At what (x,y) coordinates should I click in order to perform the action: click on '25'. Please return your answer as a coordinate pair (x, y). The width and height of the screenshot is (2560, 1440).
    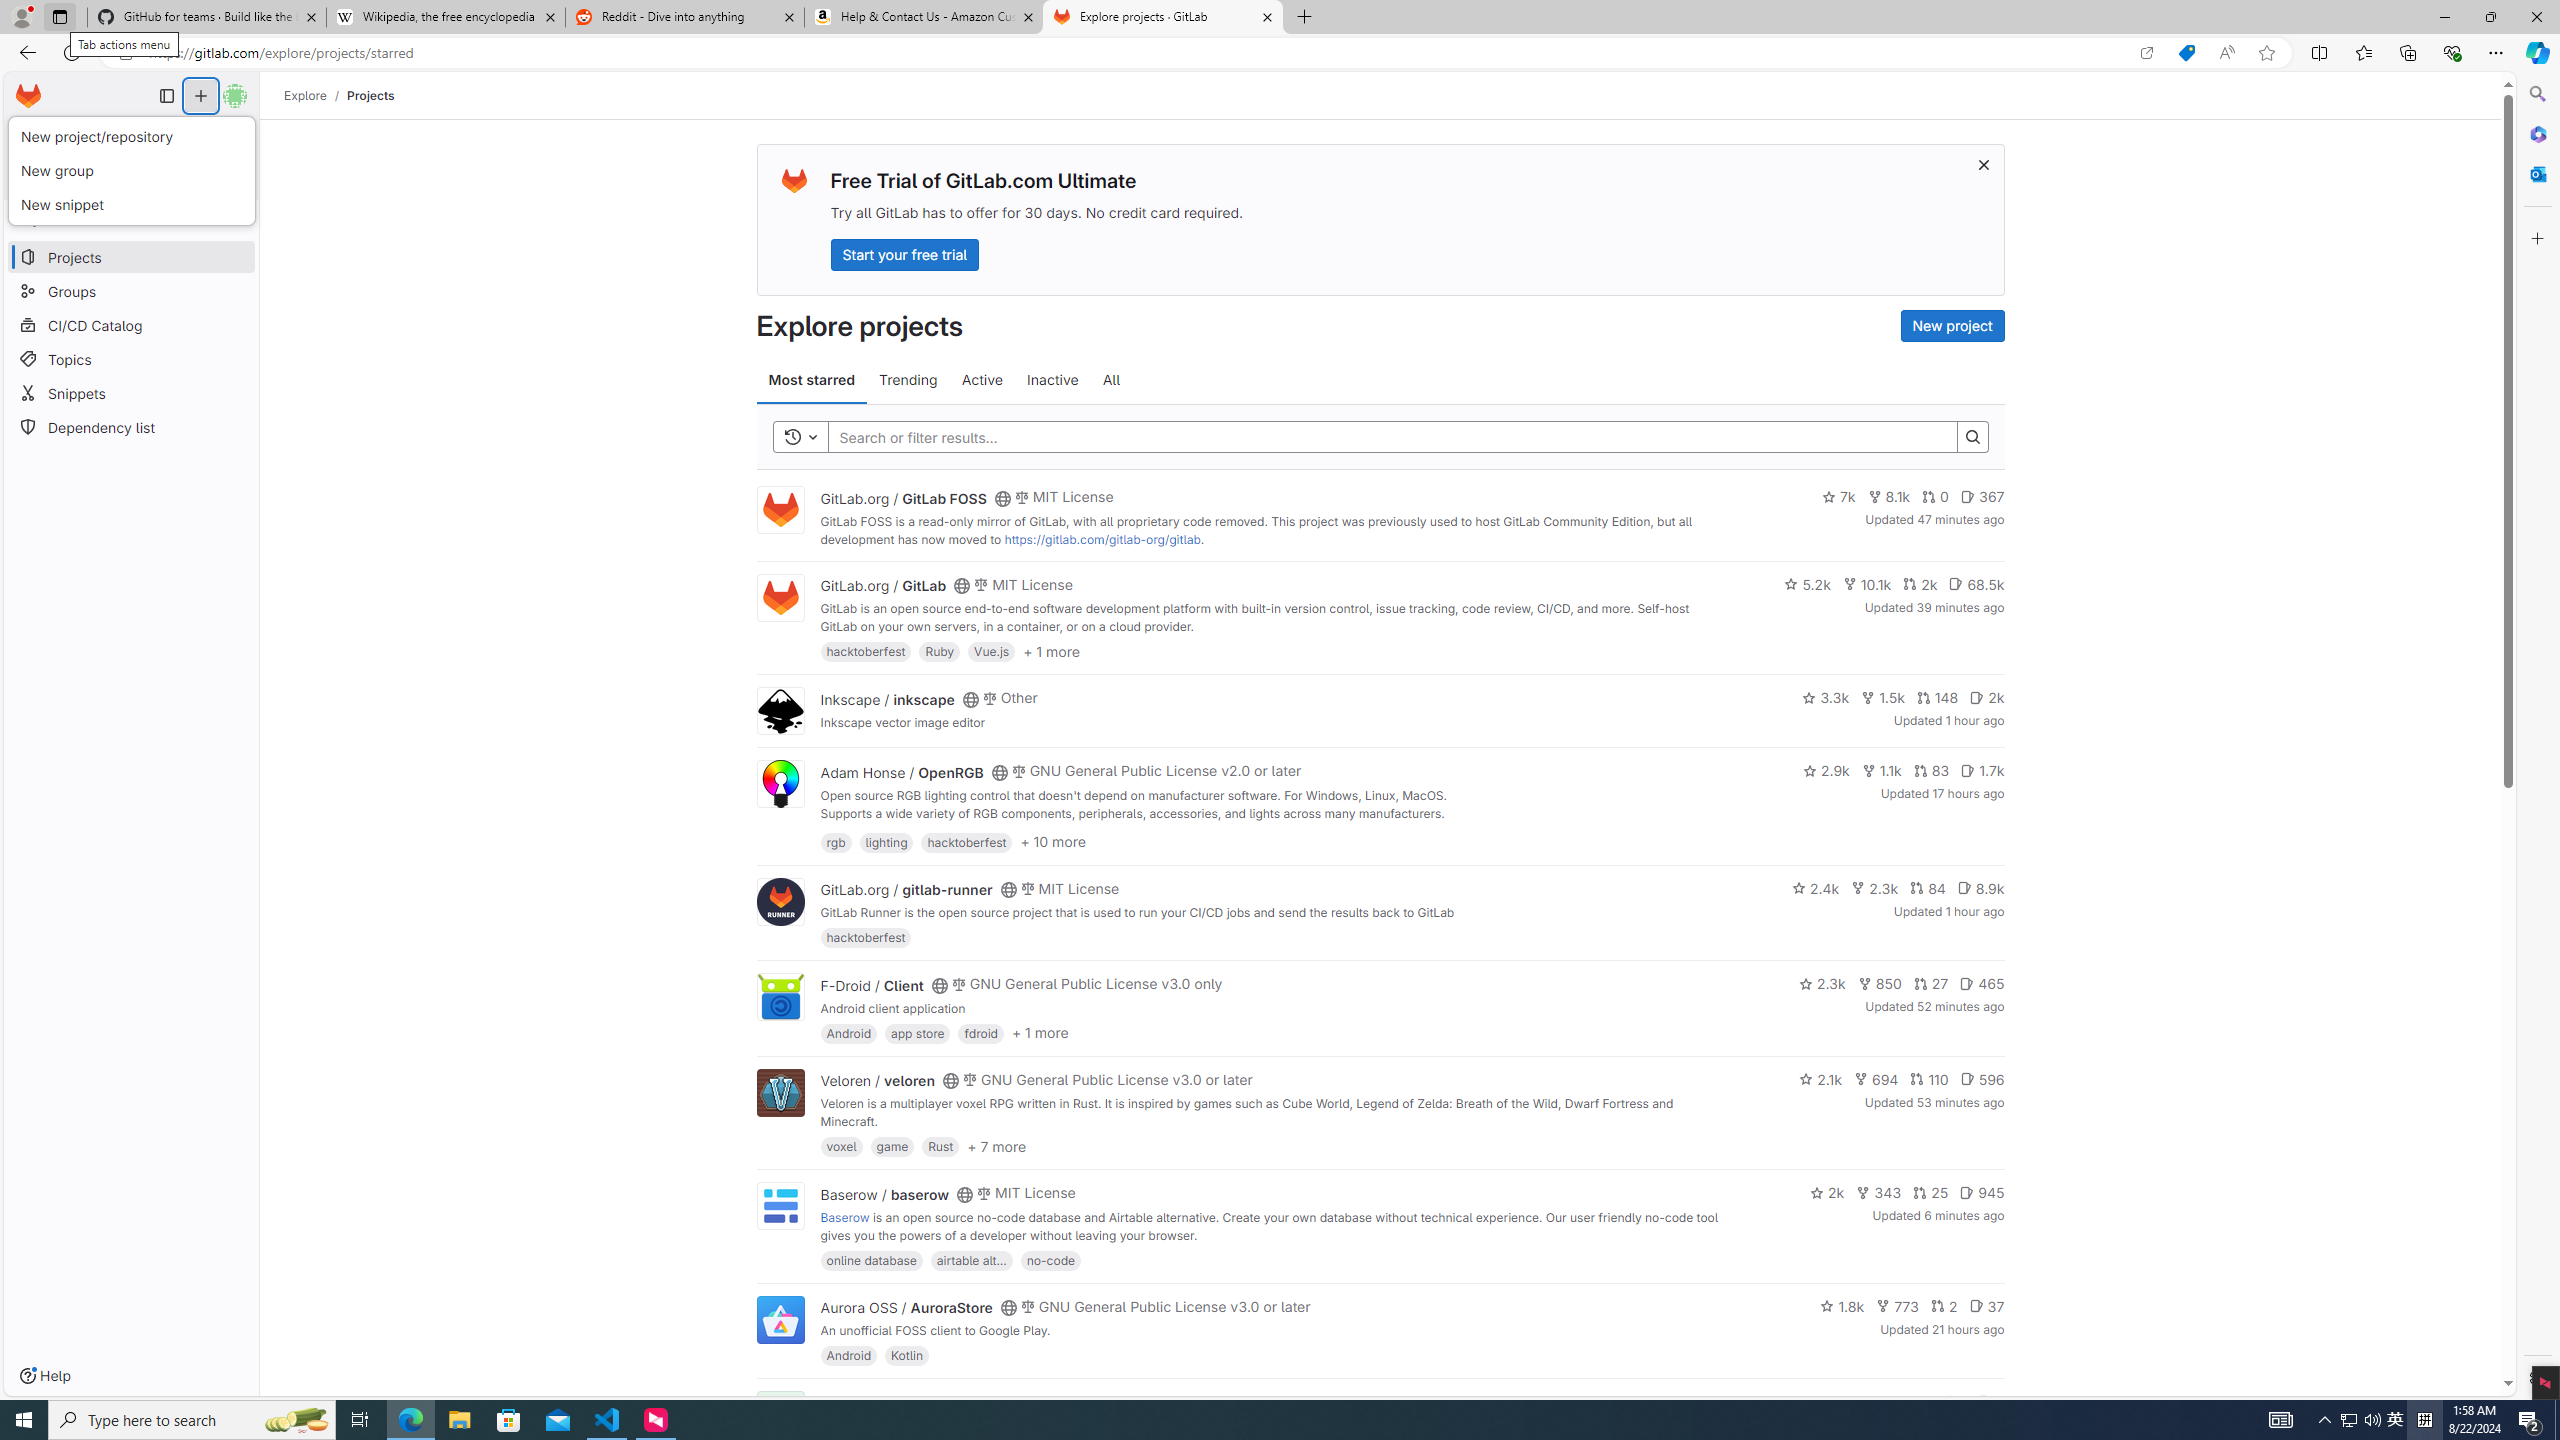
    Looking at the image, I should click on (1929, 1192).